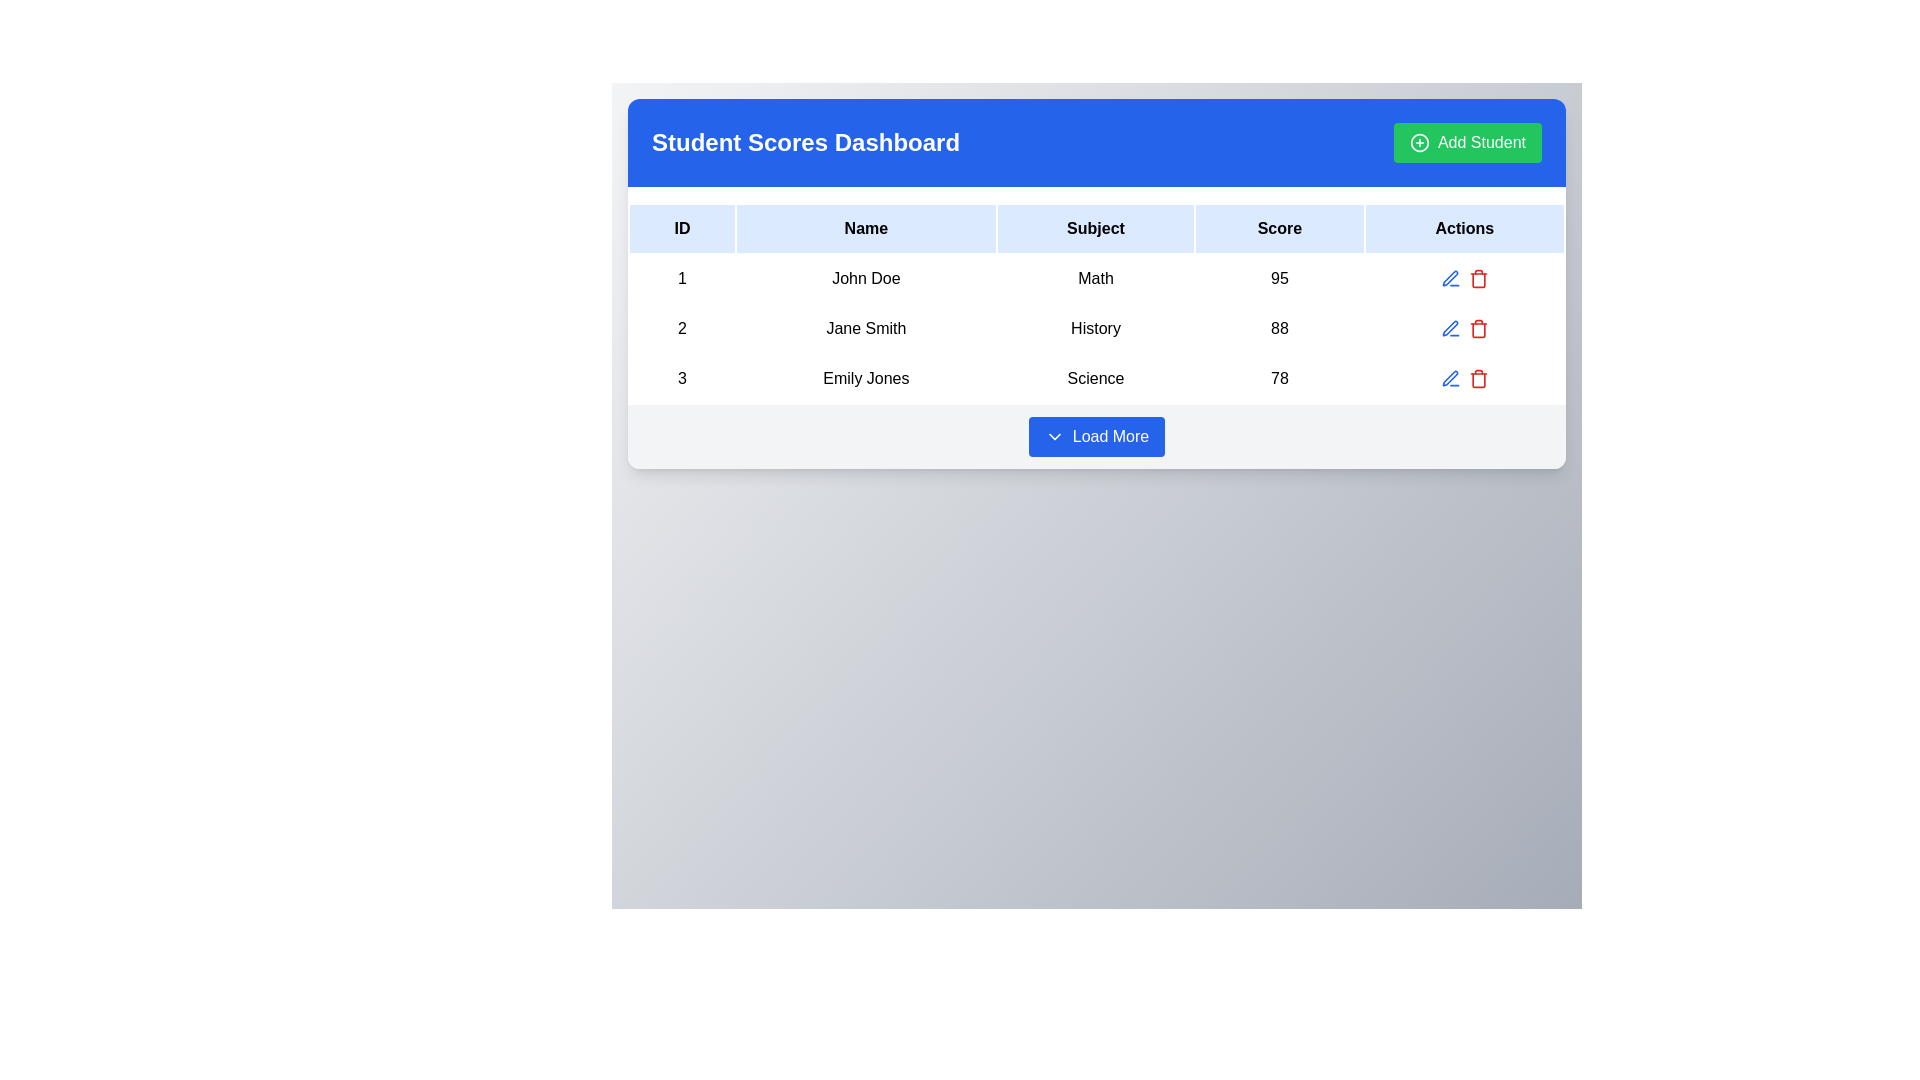 The height and width of the screenshot is (1080, 1920). Describe the element at coordinates (1478, 380) in the screenshot. I see `the trash can icon representing the delete functionality for 'Emily Jones' in the Actions column` at that location.